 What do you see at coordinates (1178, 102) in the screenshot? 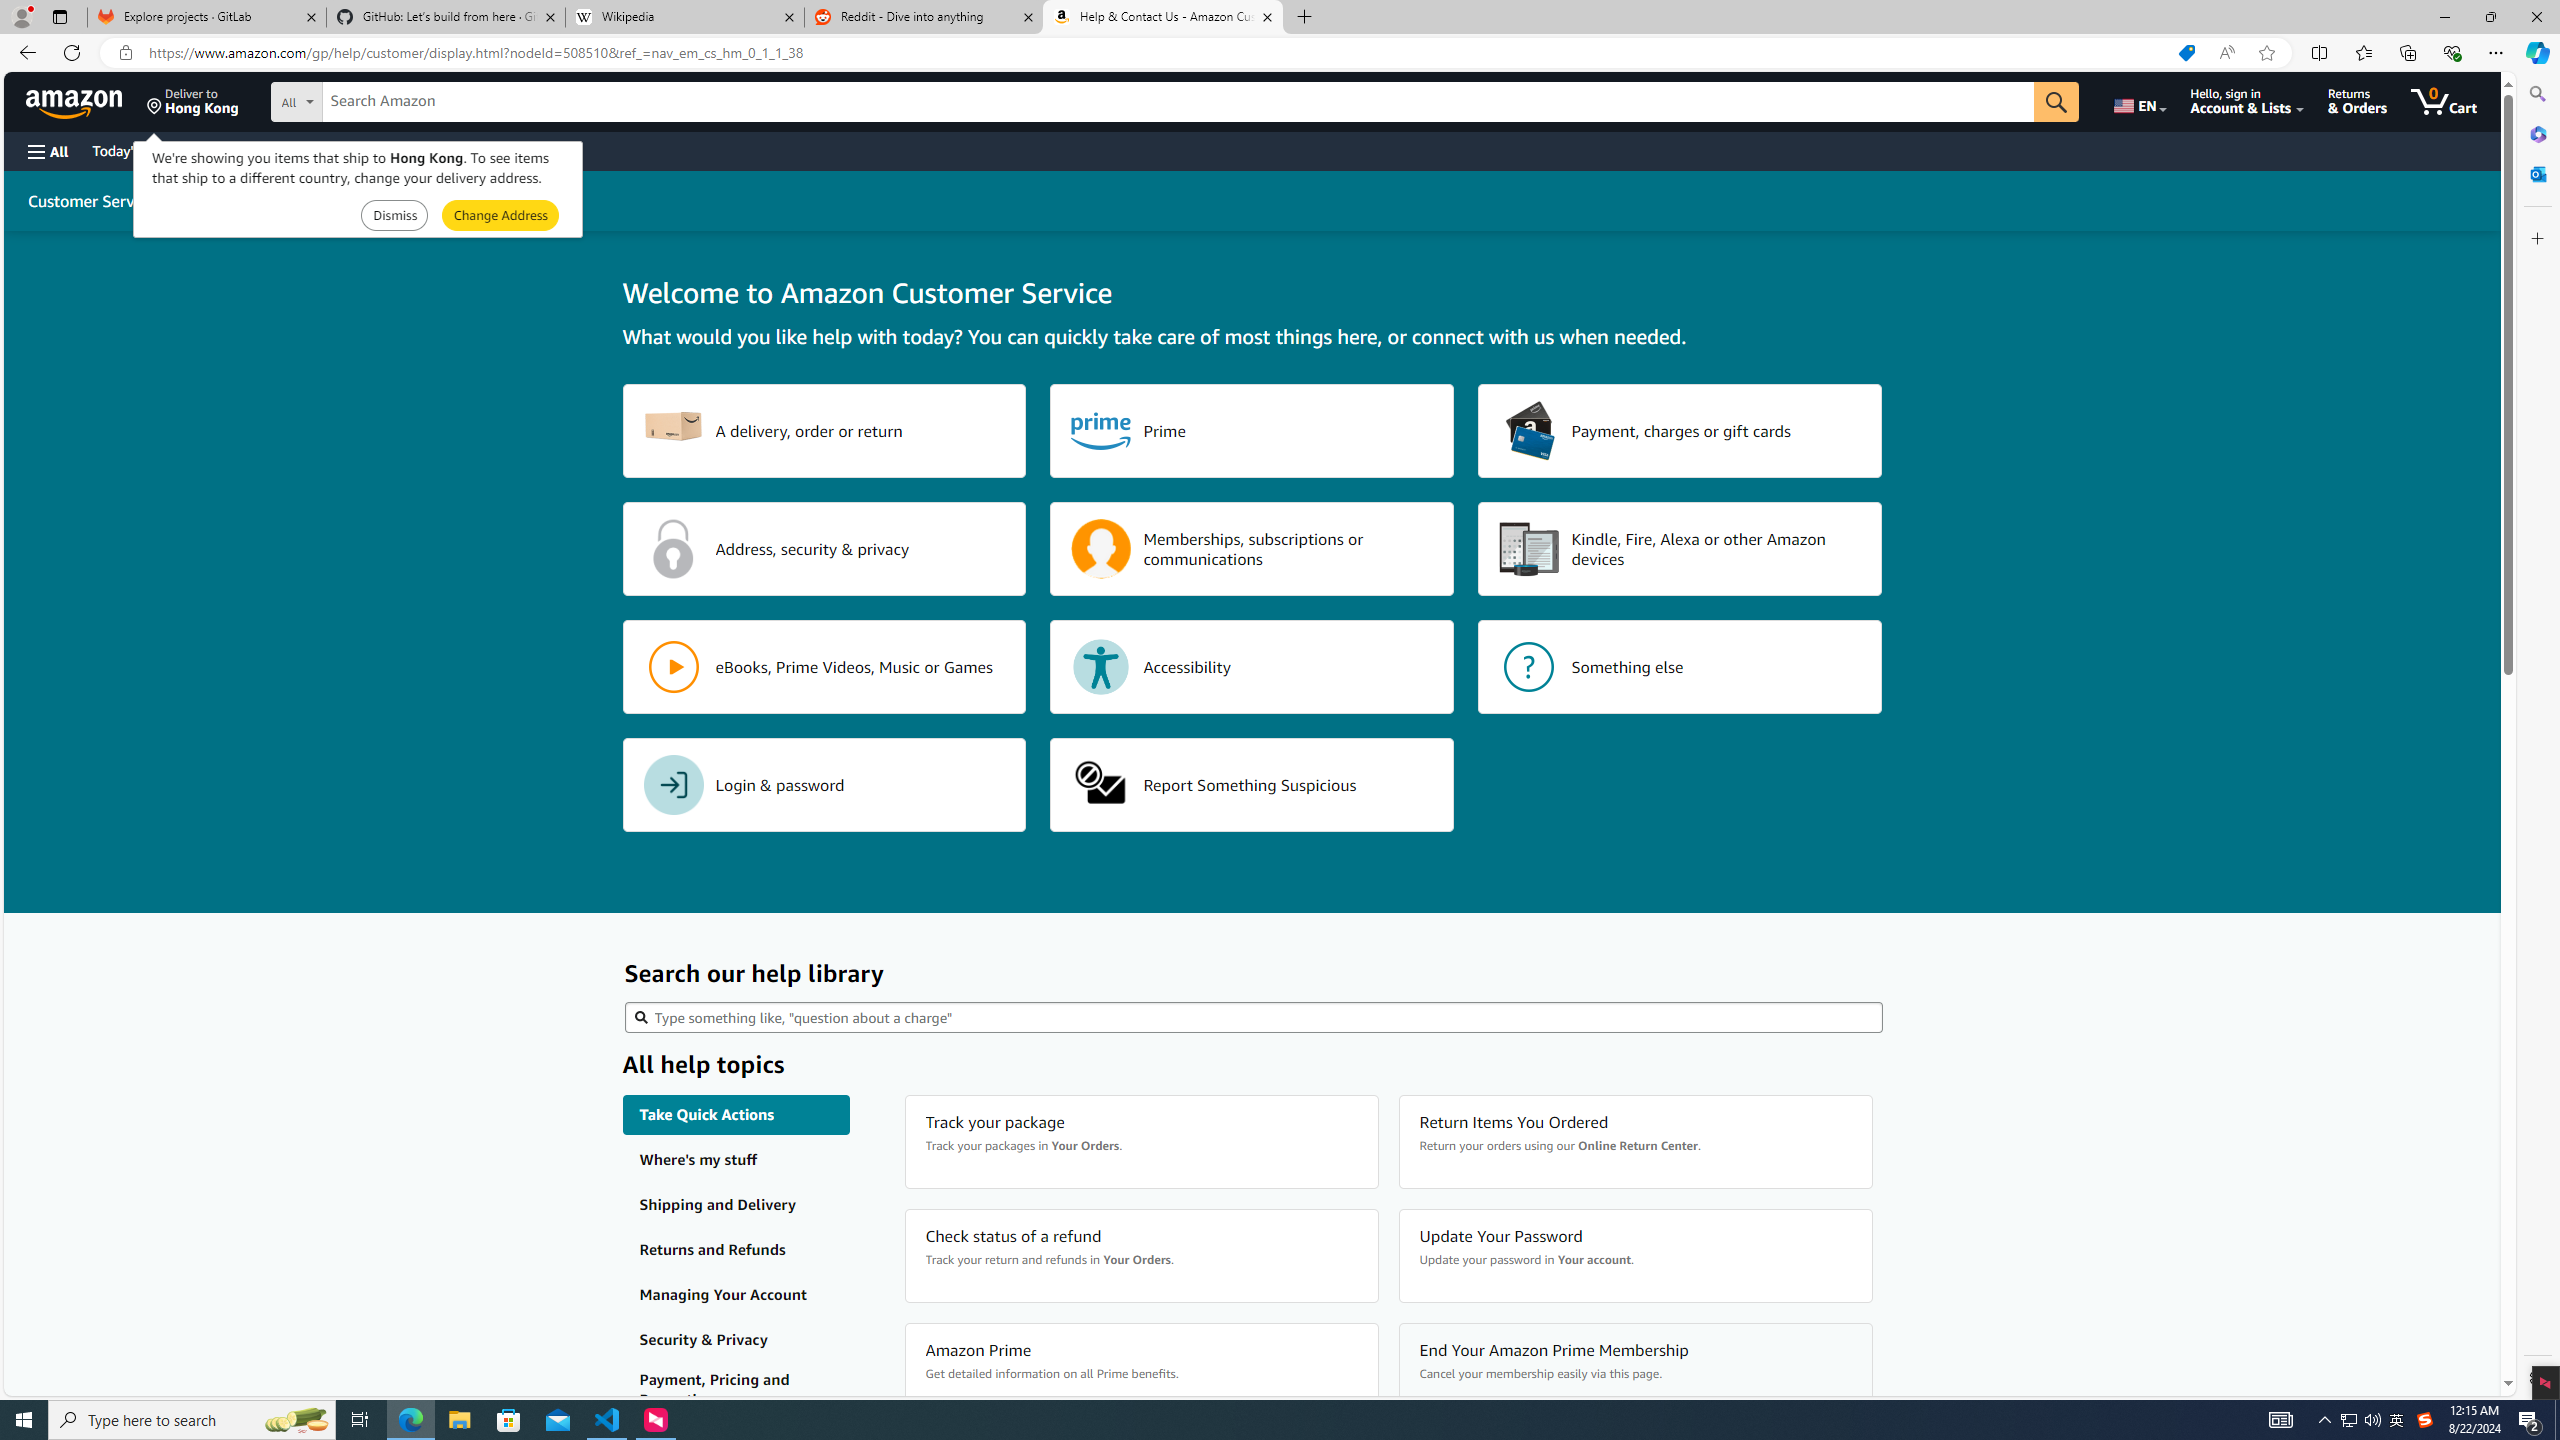
I see `'Search Amazon'` at bounding box center [1178, 102].